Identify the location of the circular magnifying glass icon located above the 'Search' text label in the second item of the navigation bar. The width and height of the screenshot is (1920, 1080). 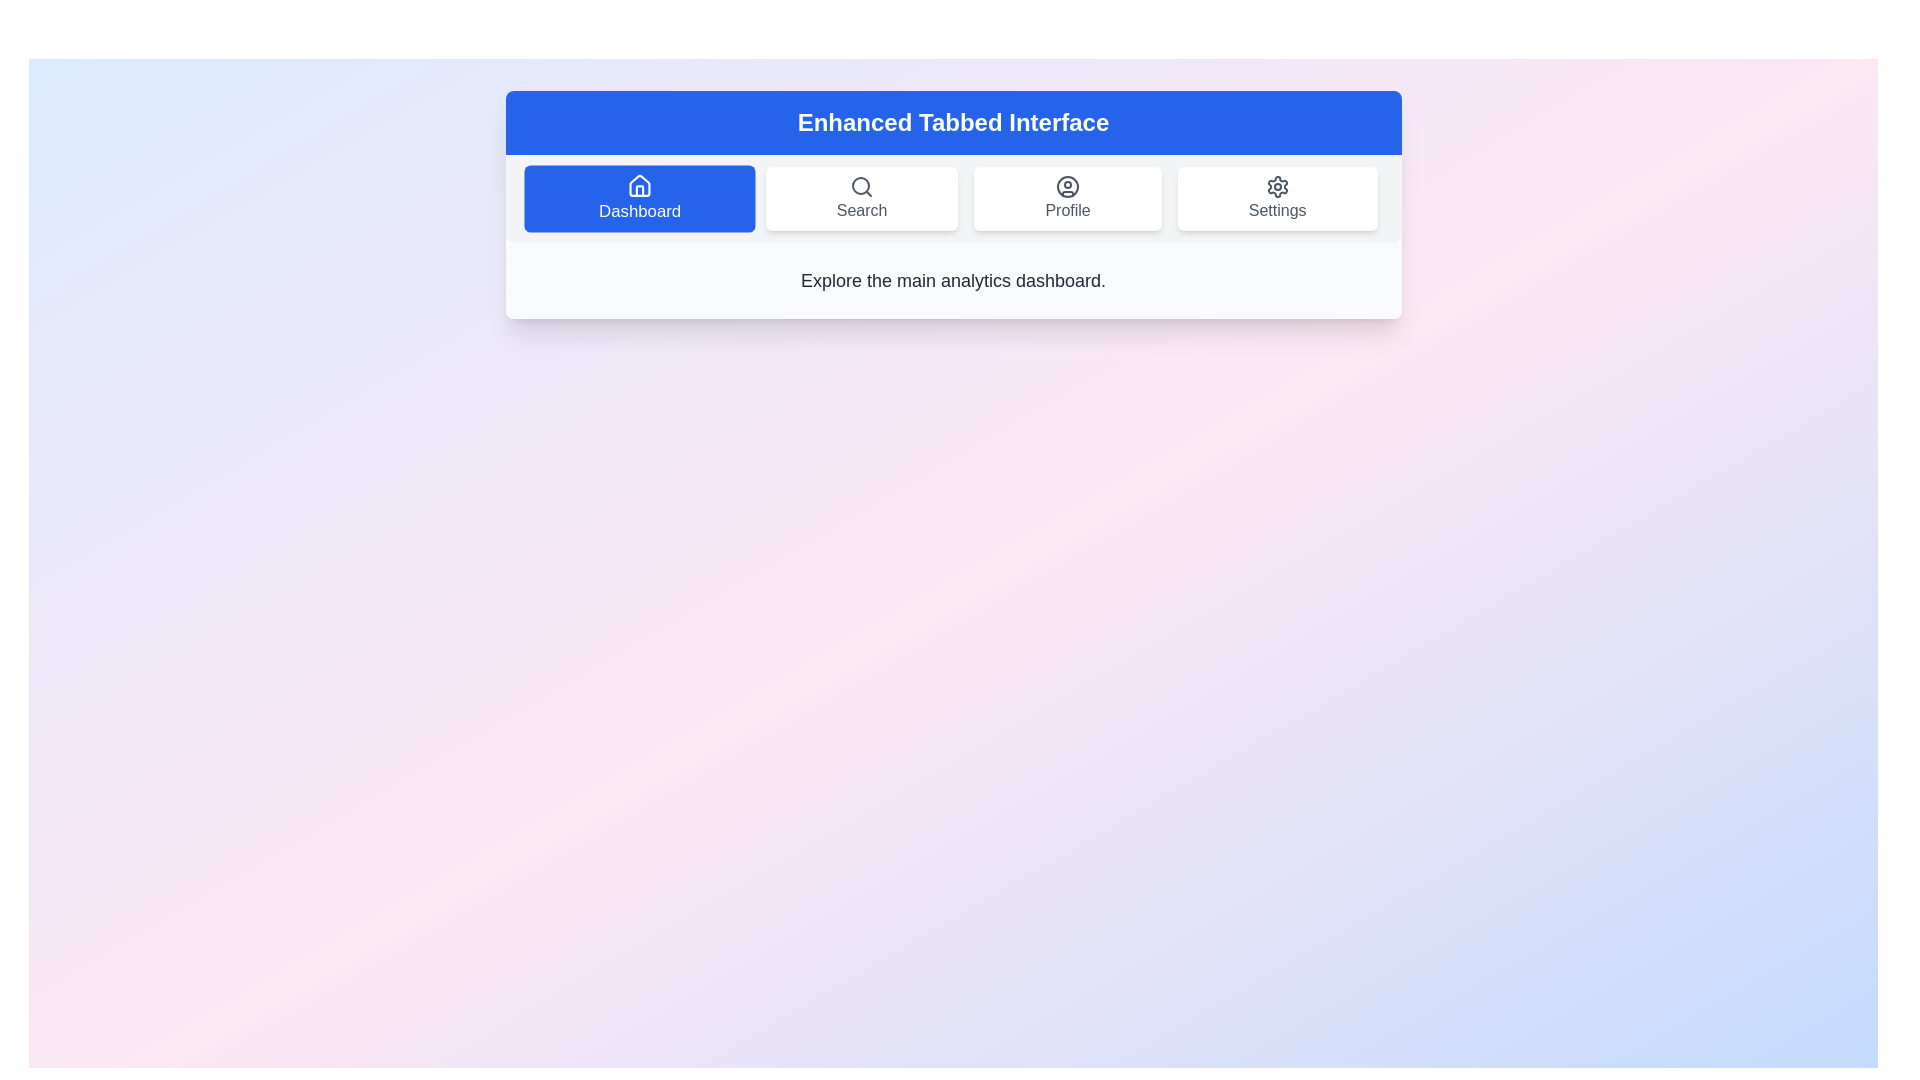
(862, 186).